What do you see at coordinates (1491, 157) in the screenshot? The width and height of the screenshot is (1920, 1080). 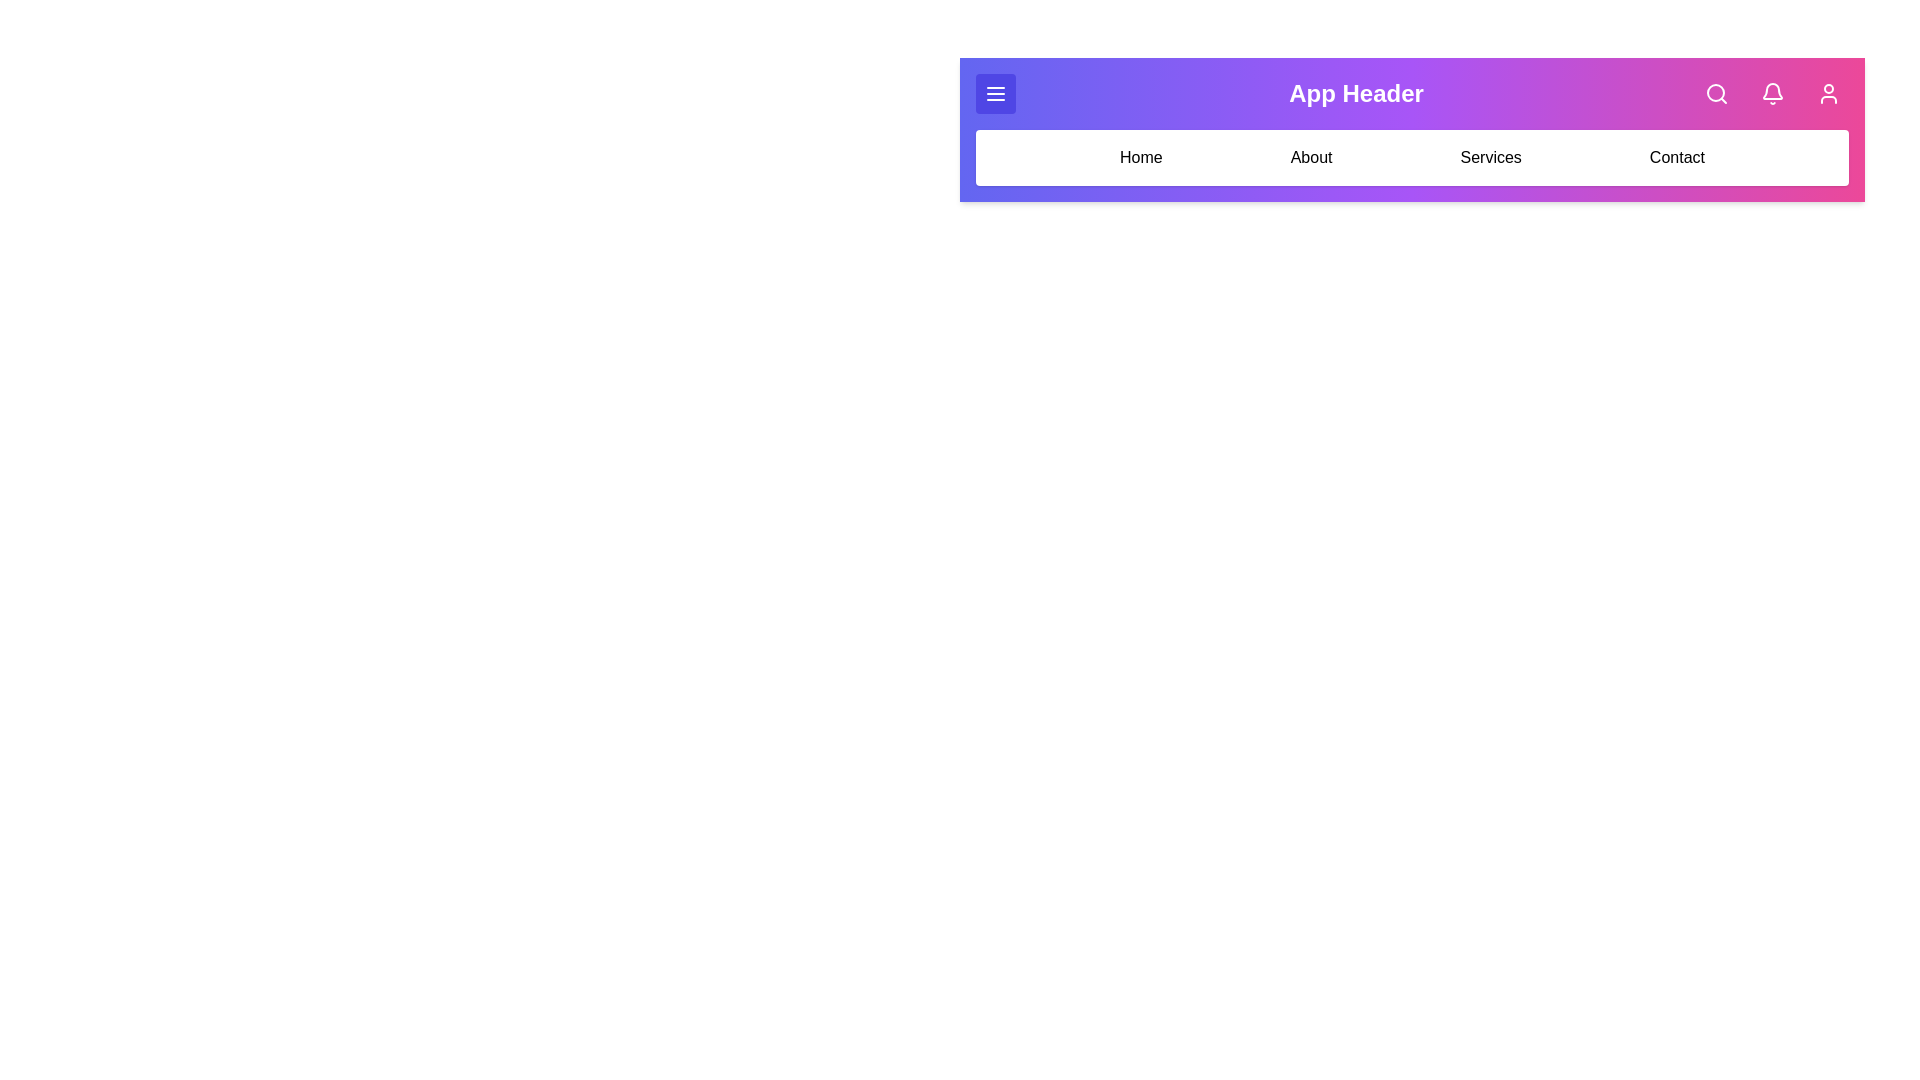 I see `the menu option Services from the navigation bar` at bounding box center [1491, 157].